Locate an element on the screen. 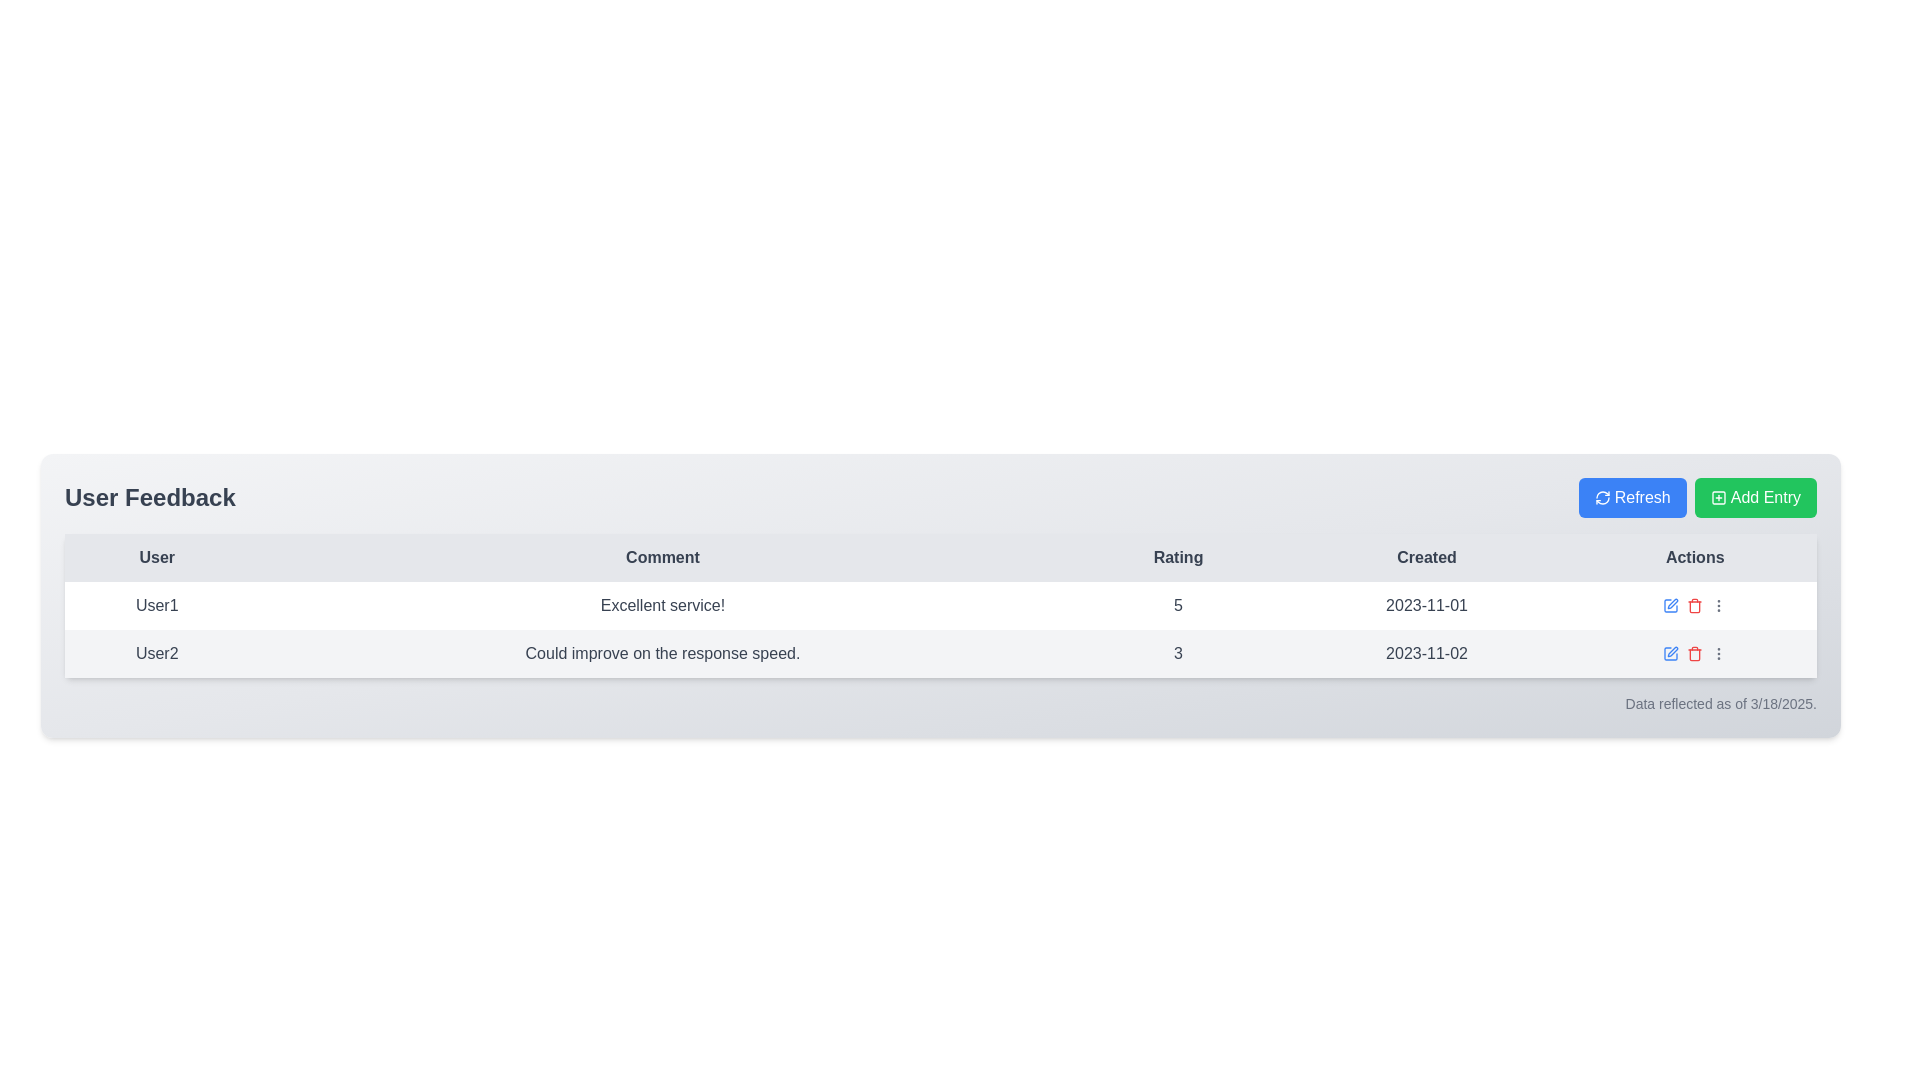 The width and height of the screenshot is (1920, 1080). the Icon button in the 'Actions' column of the first row in the feedback table is located at coordinates (1671, 604).